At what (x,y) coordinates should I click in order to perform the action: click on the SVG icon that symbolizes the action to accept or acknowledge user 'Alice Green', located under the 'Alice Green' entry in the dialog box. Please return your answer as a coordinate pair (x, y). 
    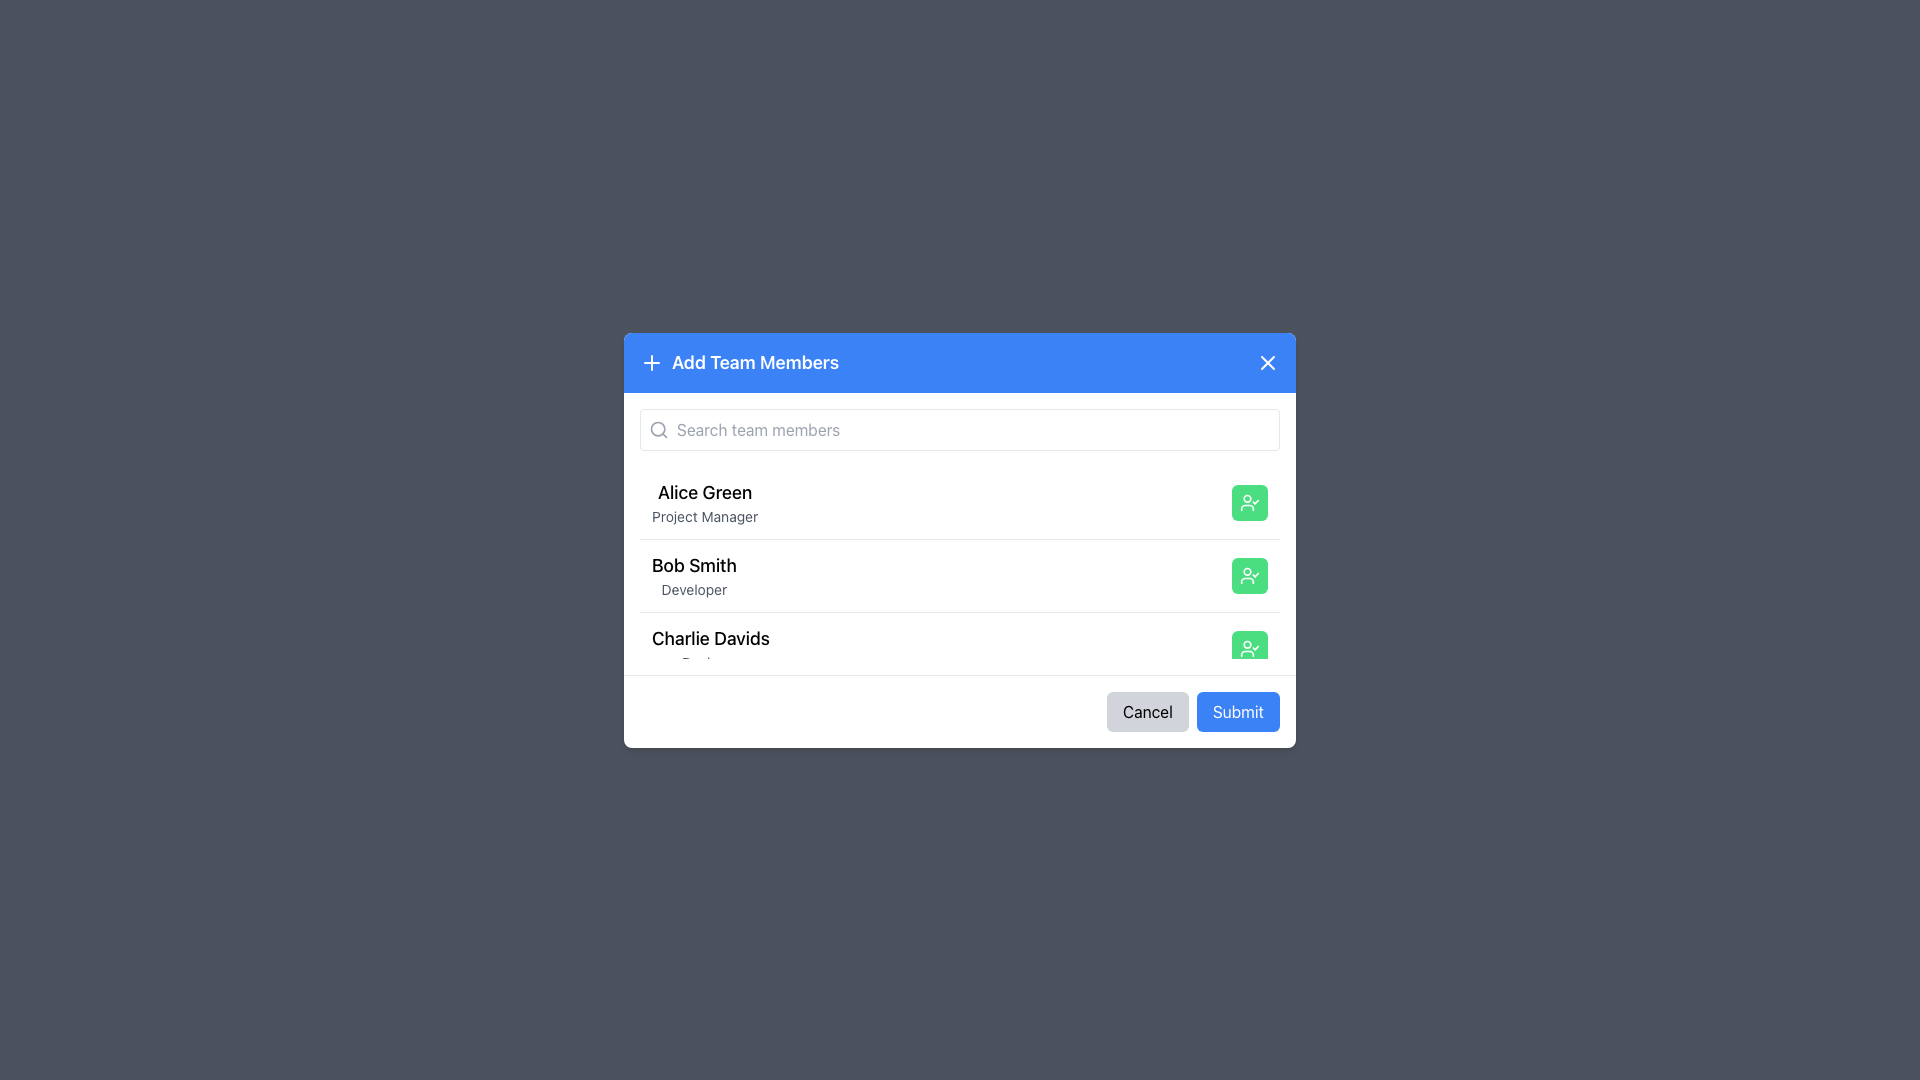
    Looking at the image, I should click on (1248, 501).